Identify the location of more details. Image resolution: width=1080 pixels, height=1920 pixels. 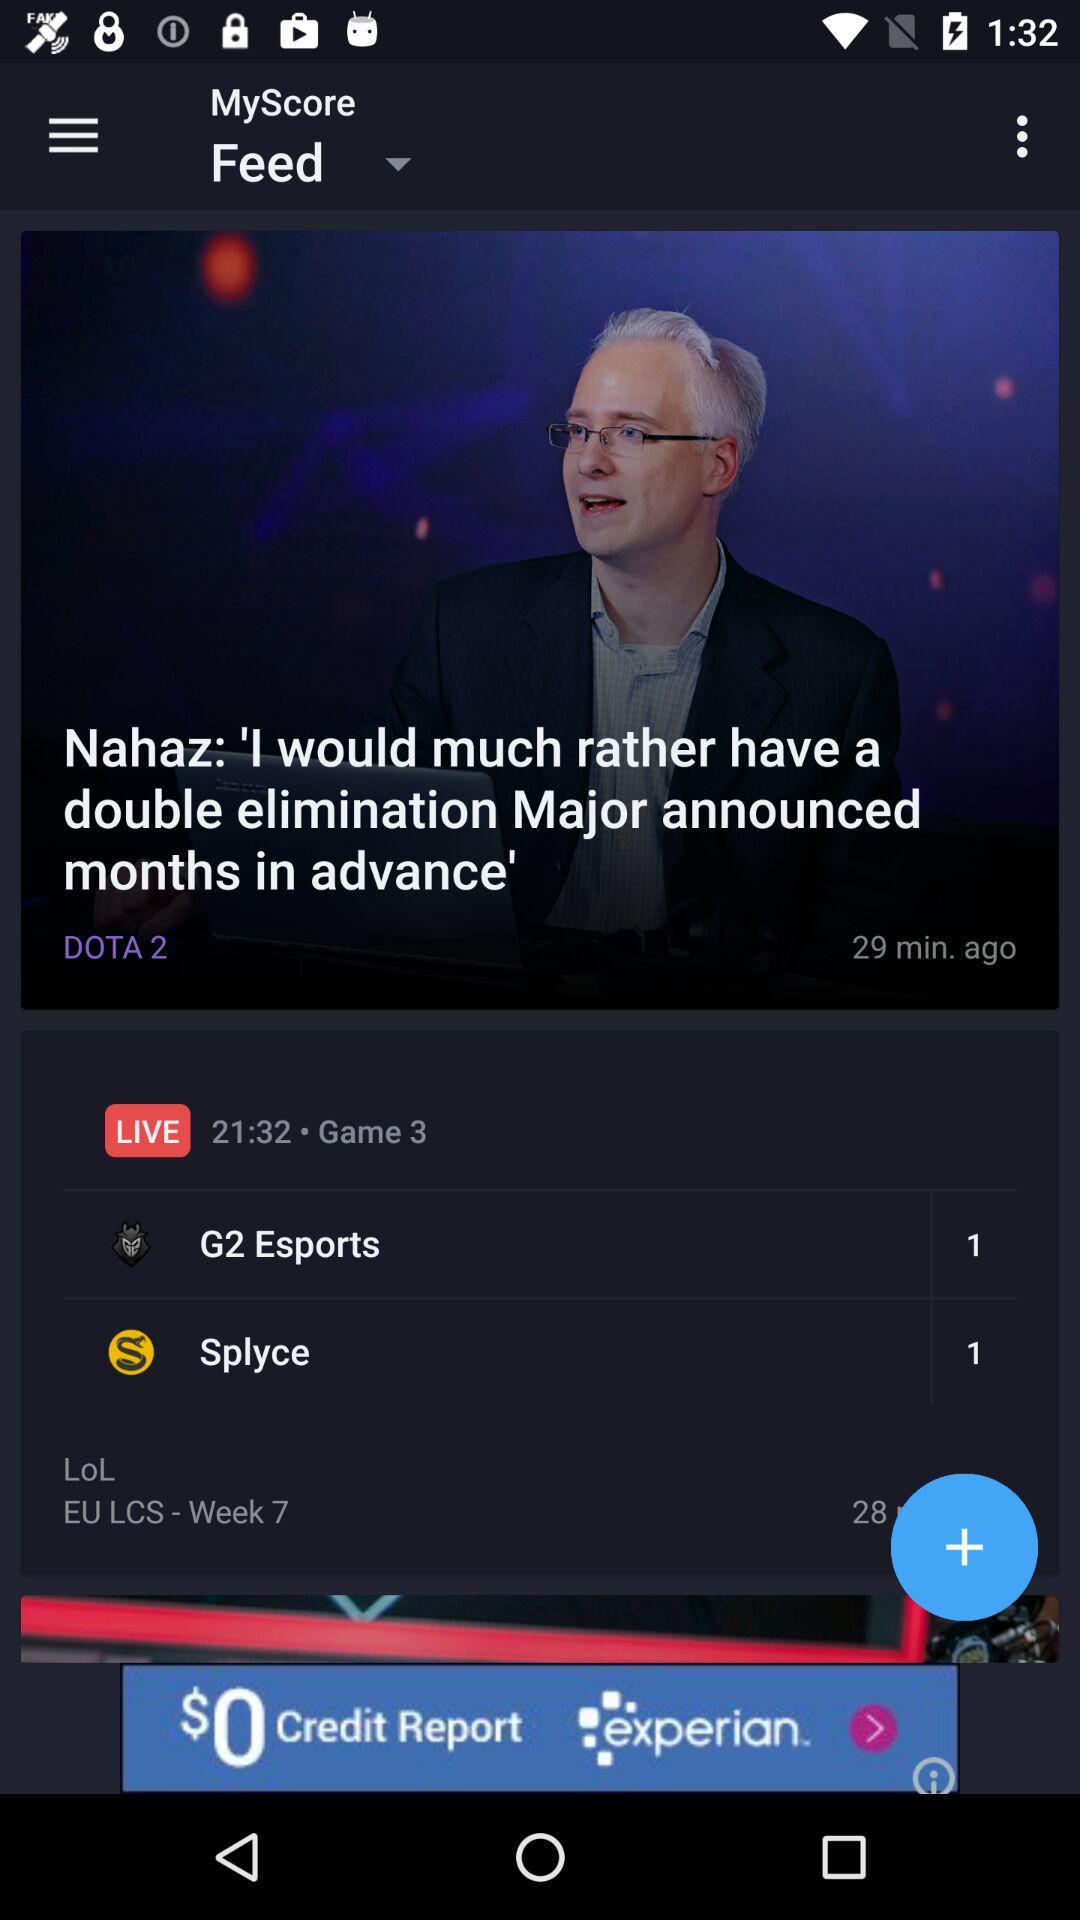
(963, 1546).